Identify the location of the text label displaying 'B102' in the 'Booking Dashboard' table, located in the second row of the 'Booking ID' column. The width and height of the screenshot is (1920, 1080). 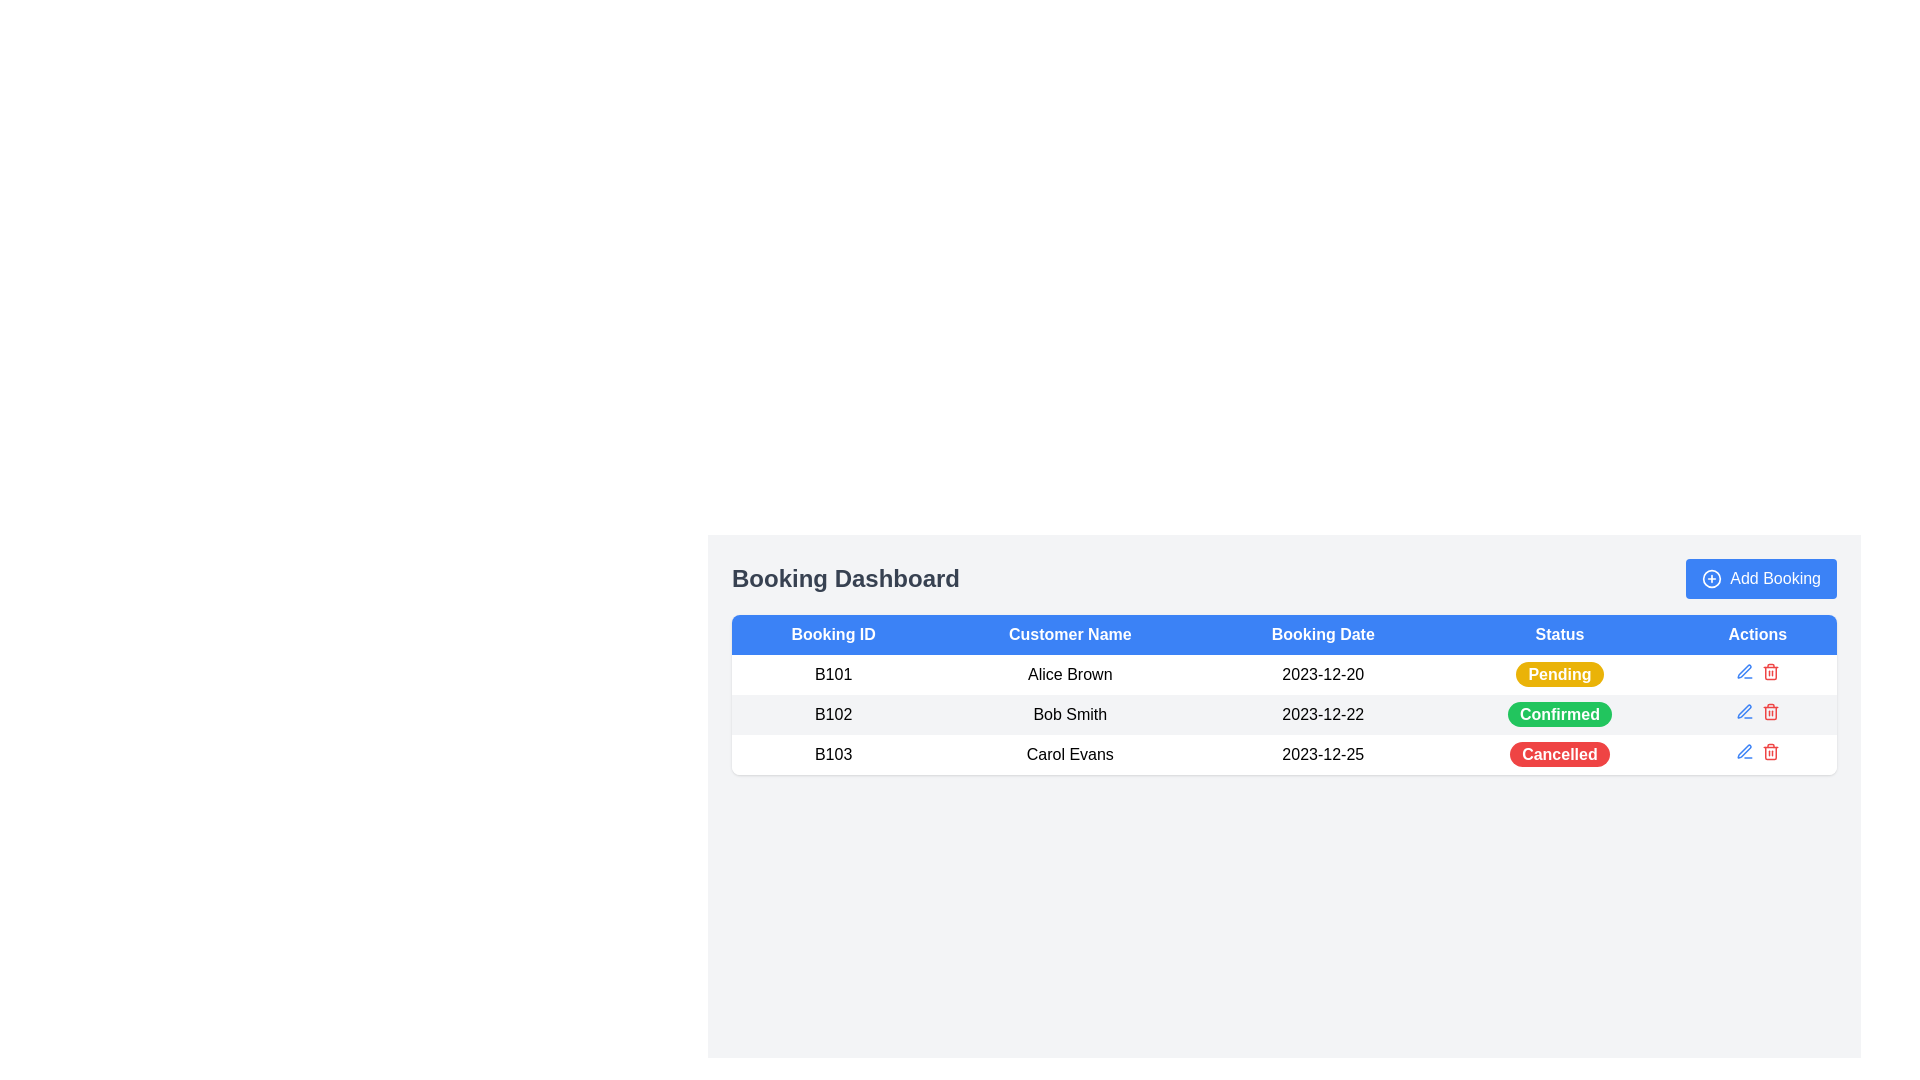
(833, 713).